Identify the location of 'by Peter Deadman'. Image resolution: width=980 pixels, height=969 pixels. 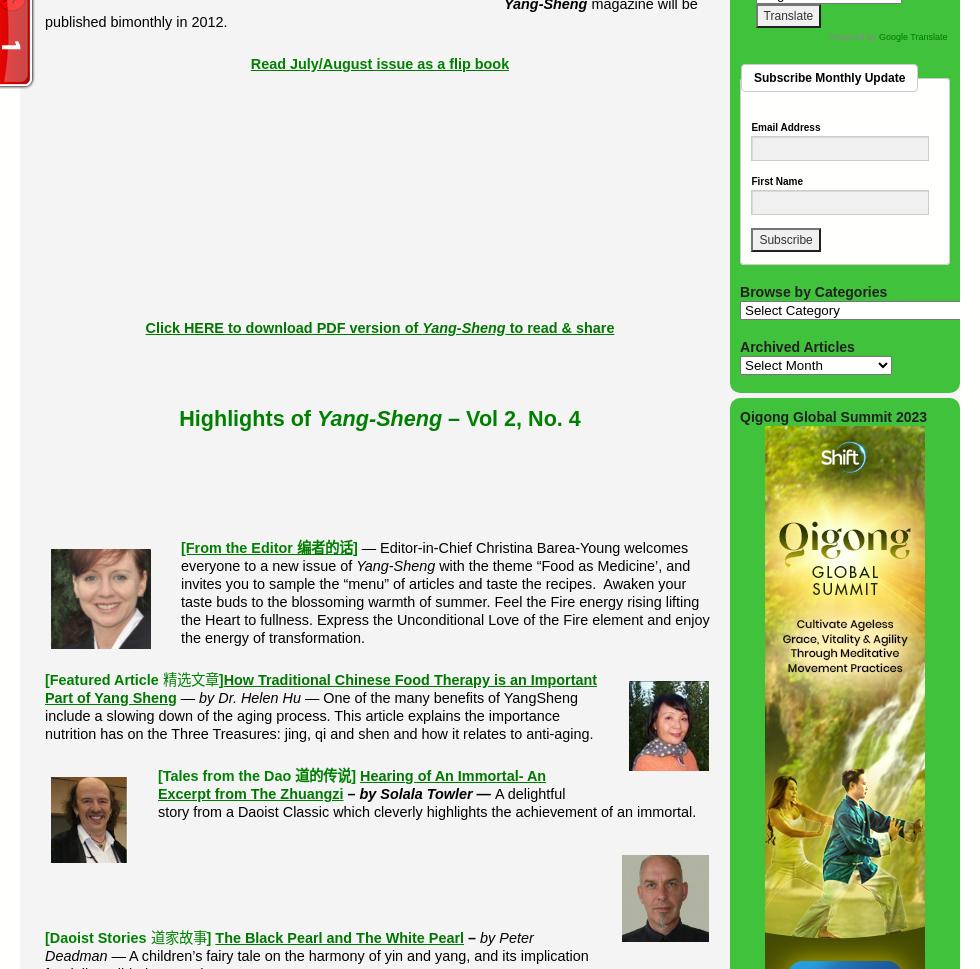
(289, 946).